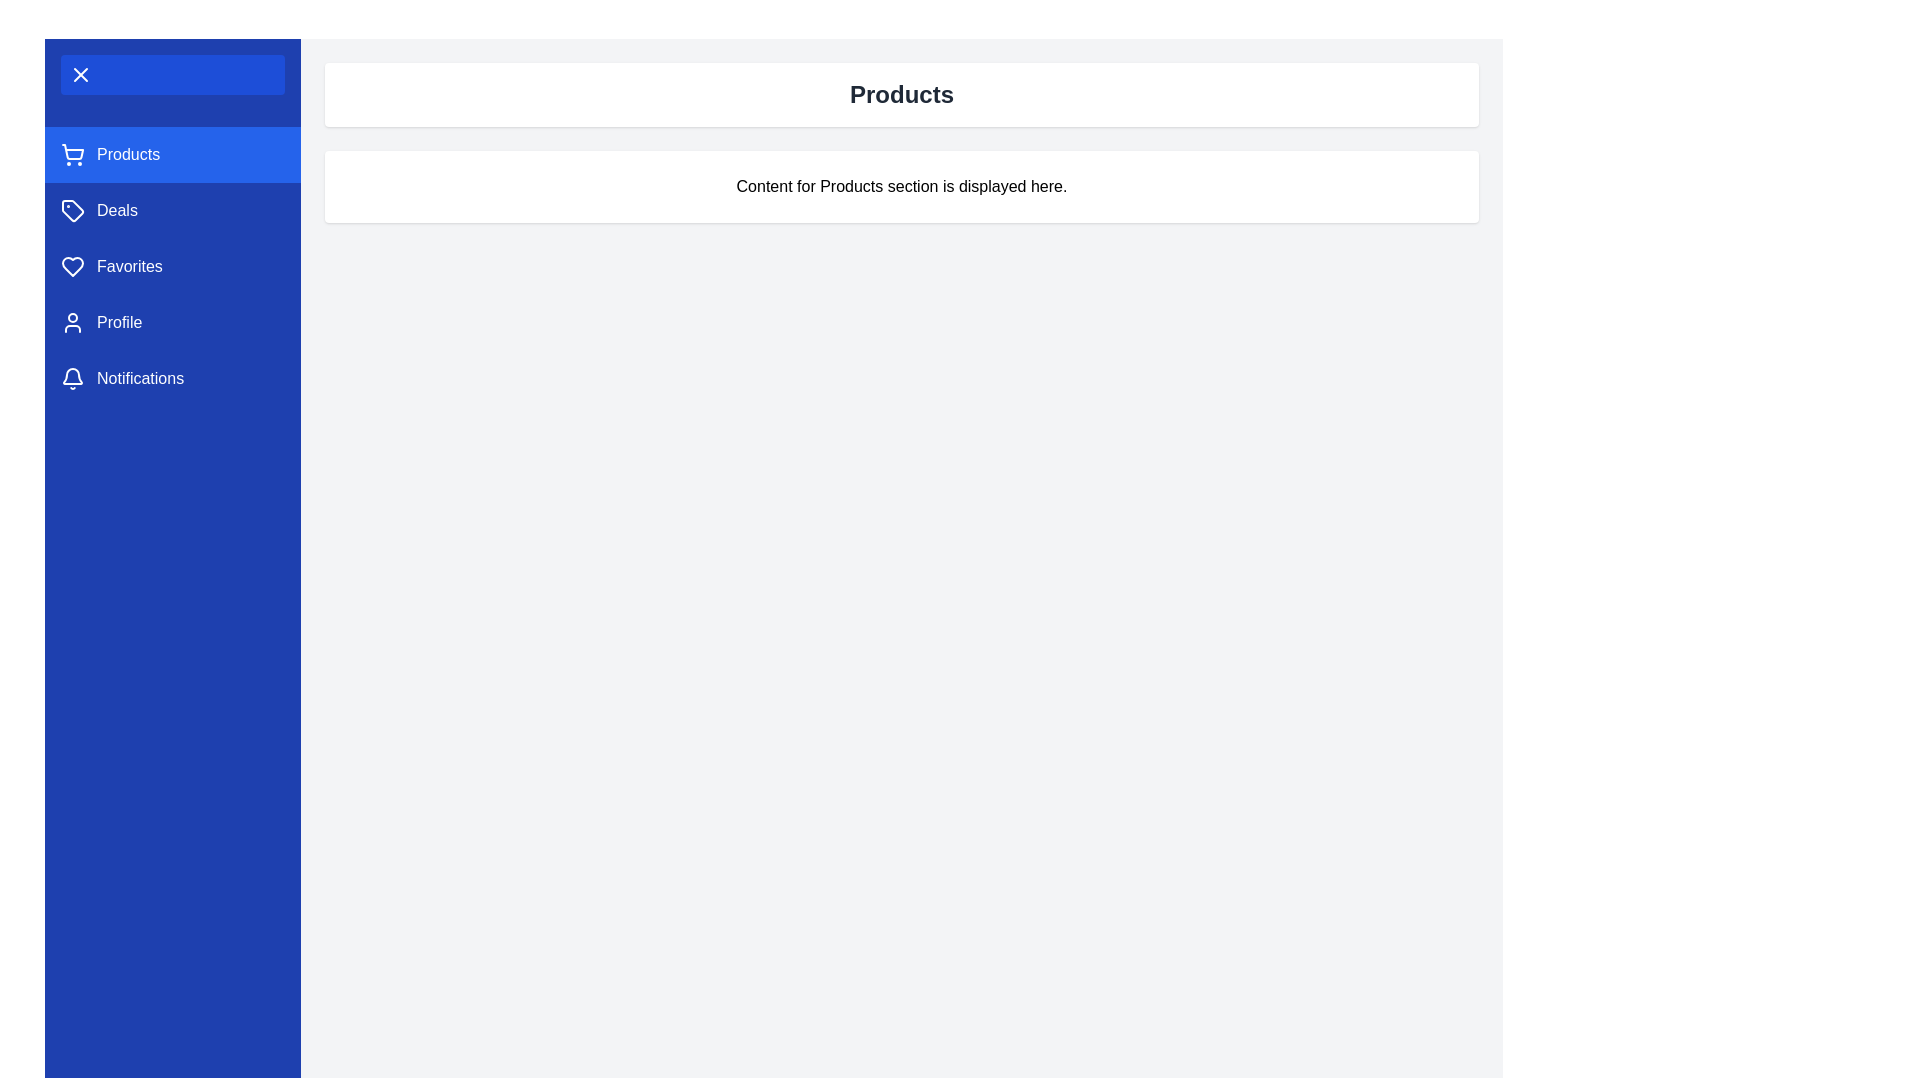  I want to click on the close or dismiss button for the sidebar, which is located in the top-left corner of the interface within a blue rectangle, so click(80, 73).